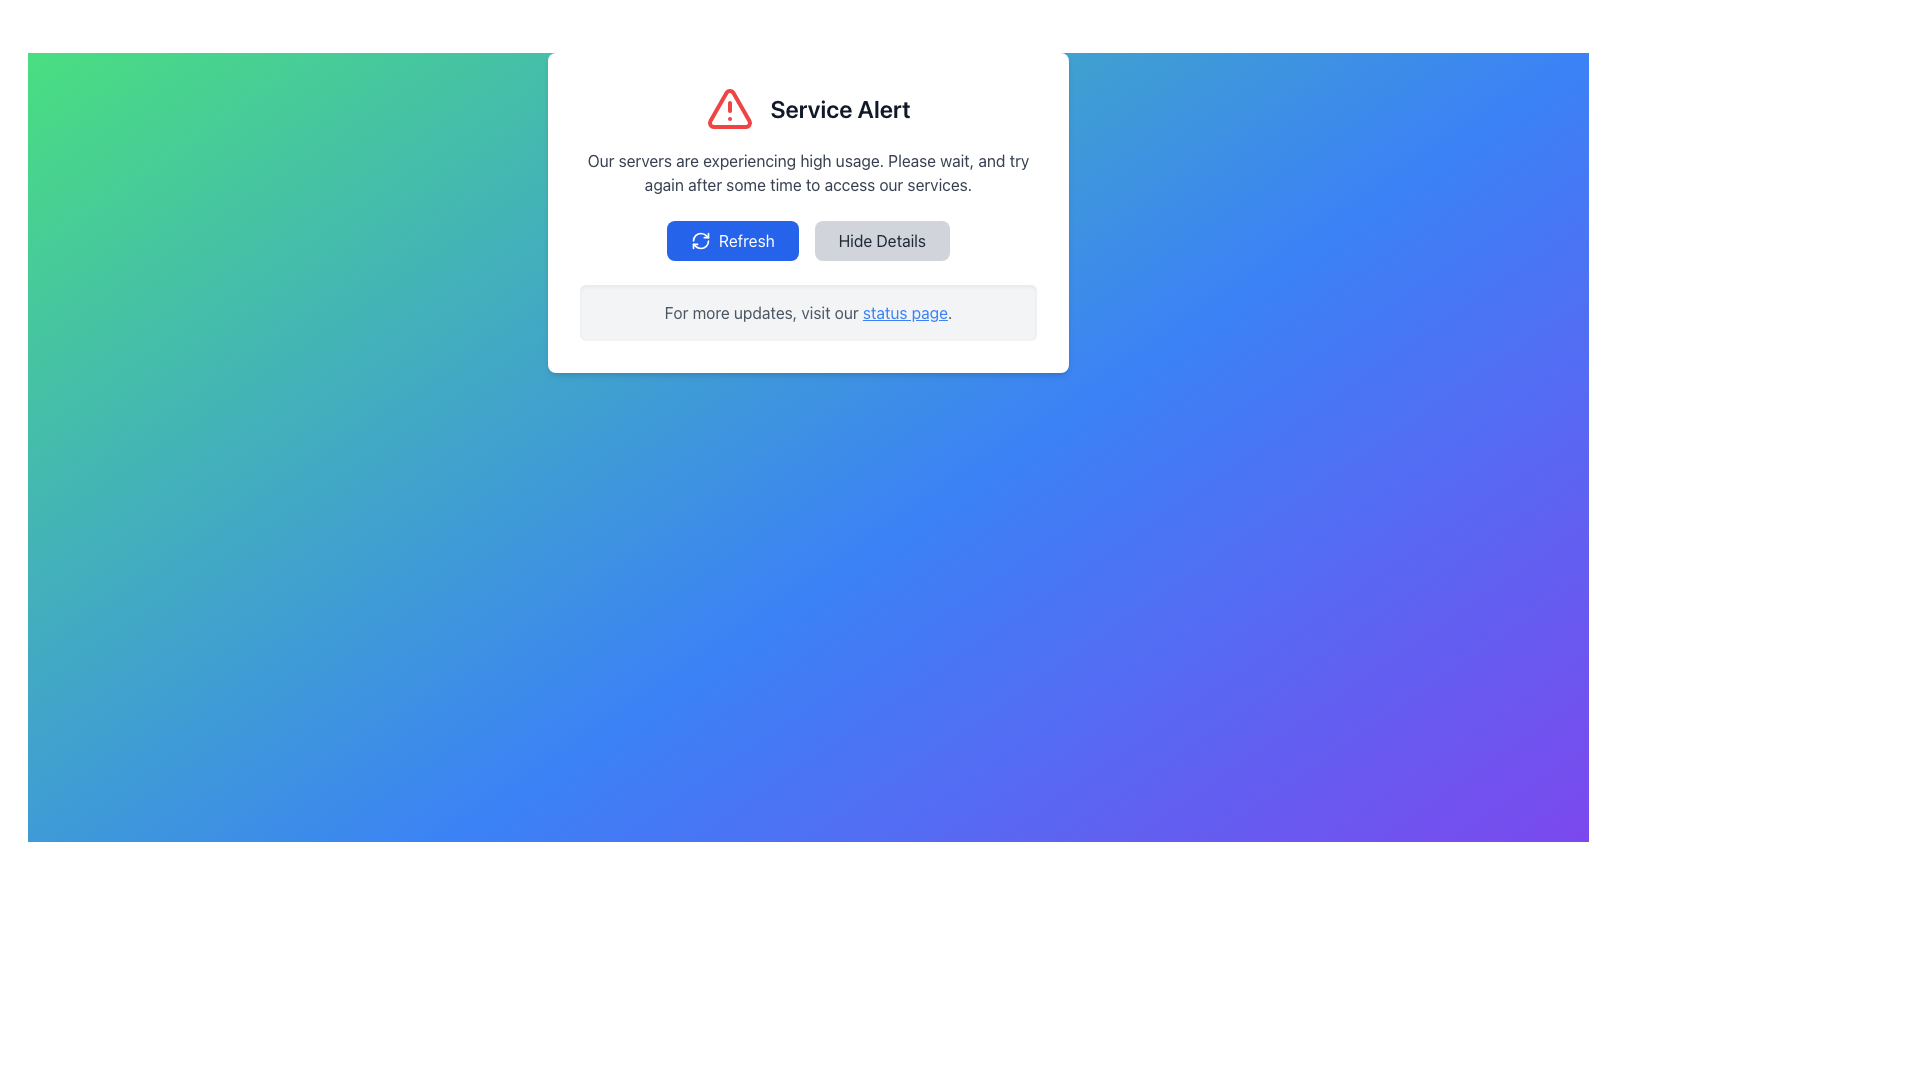 This screenshot has width=1920, height=1080. Describe the element at coordinates (729, 108) in the screenshot. I see `the warning icon located to the left of the 'Service Alert' text in the modal dialog box` at that location.